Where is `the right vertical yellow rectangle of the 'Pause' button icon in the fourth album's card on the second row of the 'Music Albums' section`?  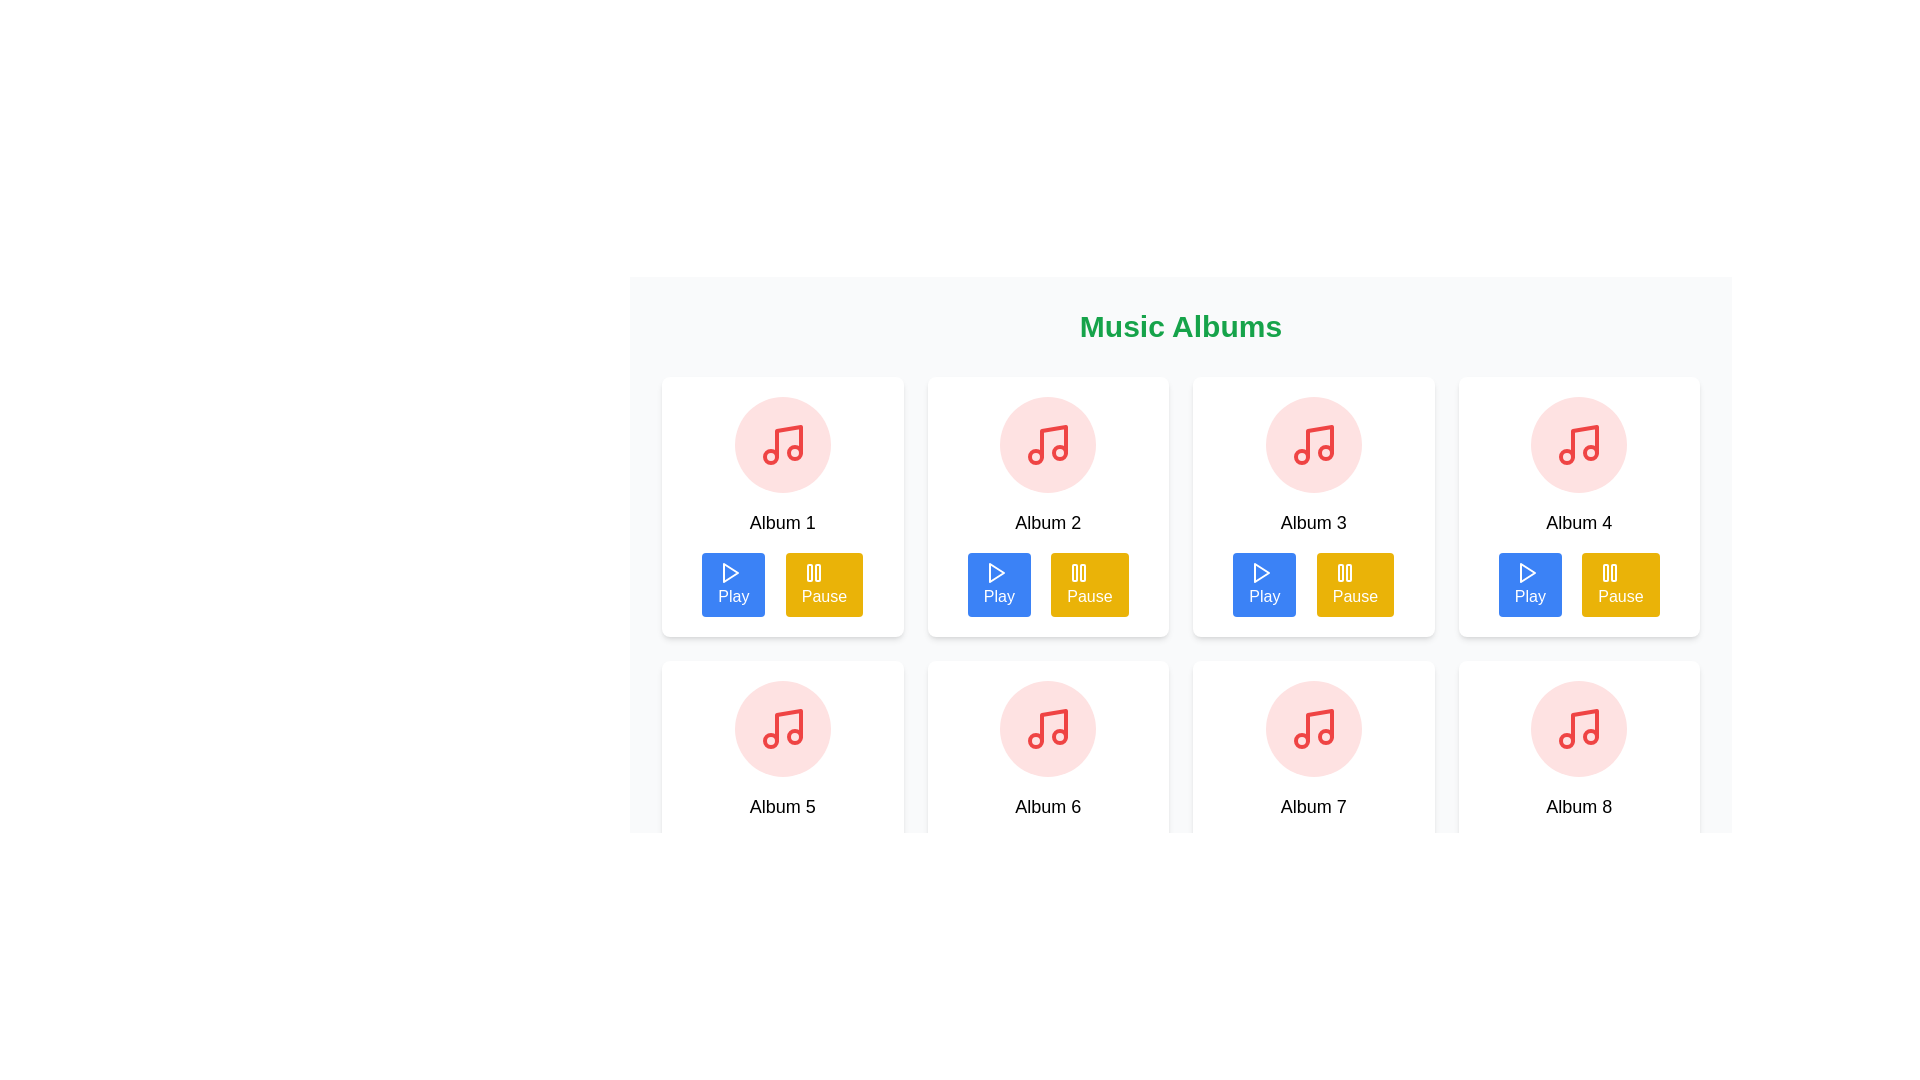
the right vertical yellow rectangle of the 'Pause' button icon in the fourth album's card on the second row of the 'Music Albums' section is located at coordinates (1614, 573).